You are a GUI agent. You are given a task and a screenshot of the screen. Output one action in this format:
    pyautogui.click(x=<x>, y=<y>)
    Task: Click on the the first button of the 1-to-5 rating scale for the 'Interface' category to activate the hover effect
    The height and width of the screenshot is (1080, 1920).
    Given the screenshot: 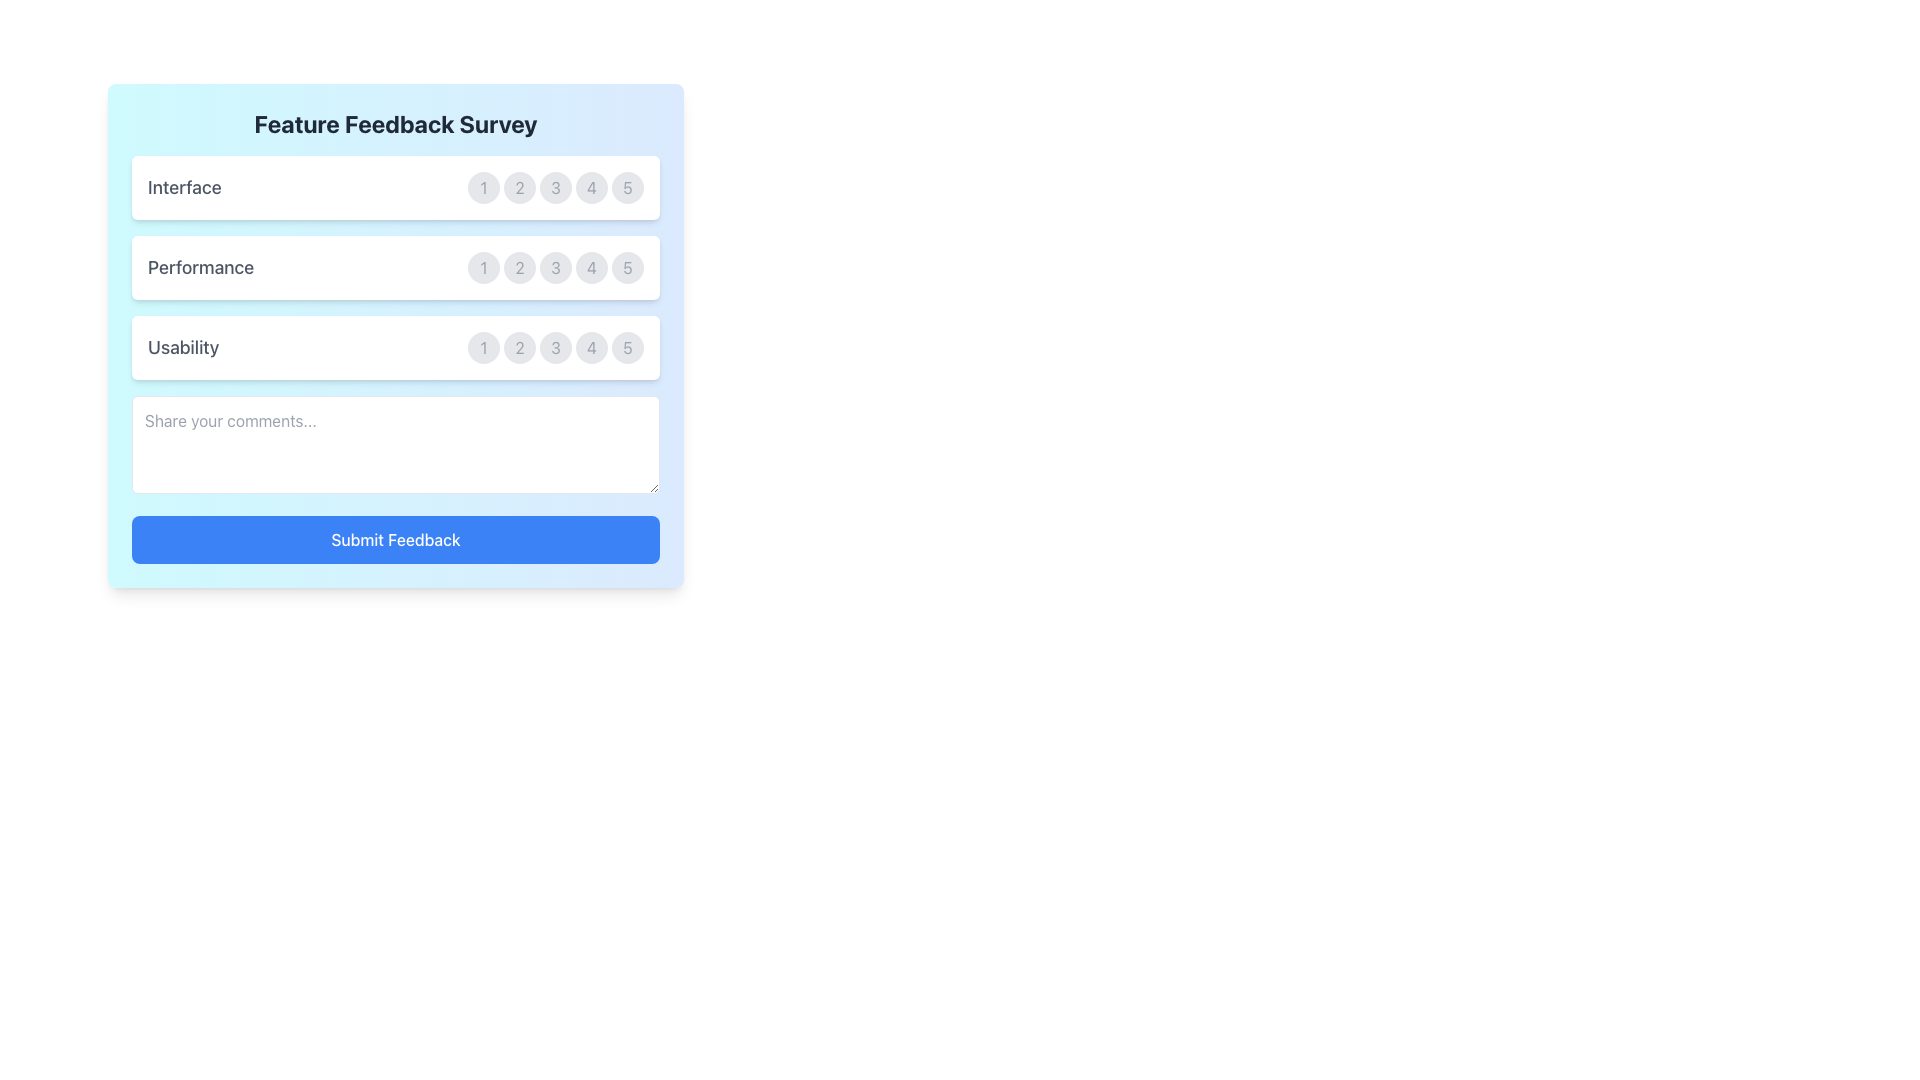 What is the action you would take?
    pyautogui.click(x=484, y=188)
    